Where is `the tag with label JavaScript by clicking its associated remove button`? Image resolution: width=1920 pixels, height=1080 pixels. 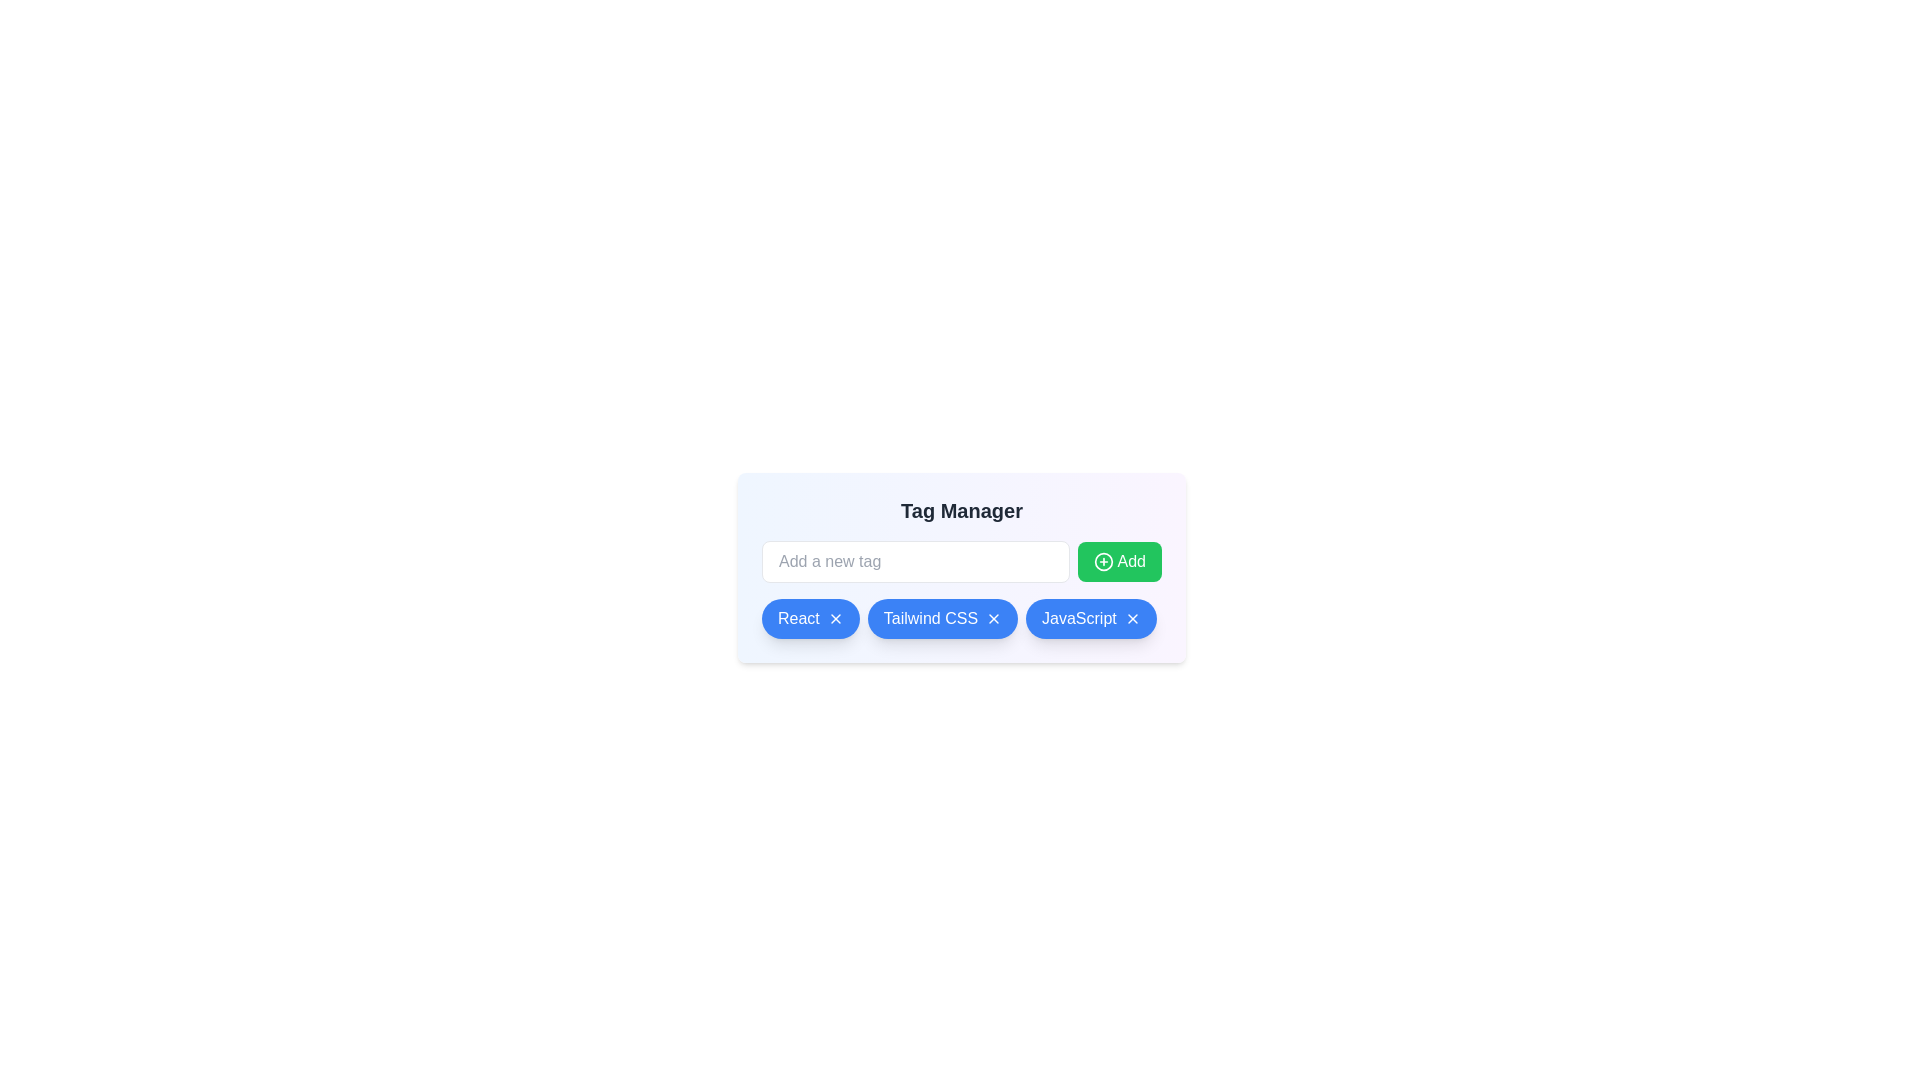 the tag with label JavaScript by clicking its associated remove button is located at coordinates (1132, 617).